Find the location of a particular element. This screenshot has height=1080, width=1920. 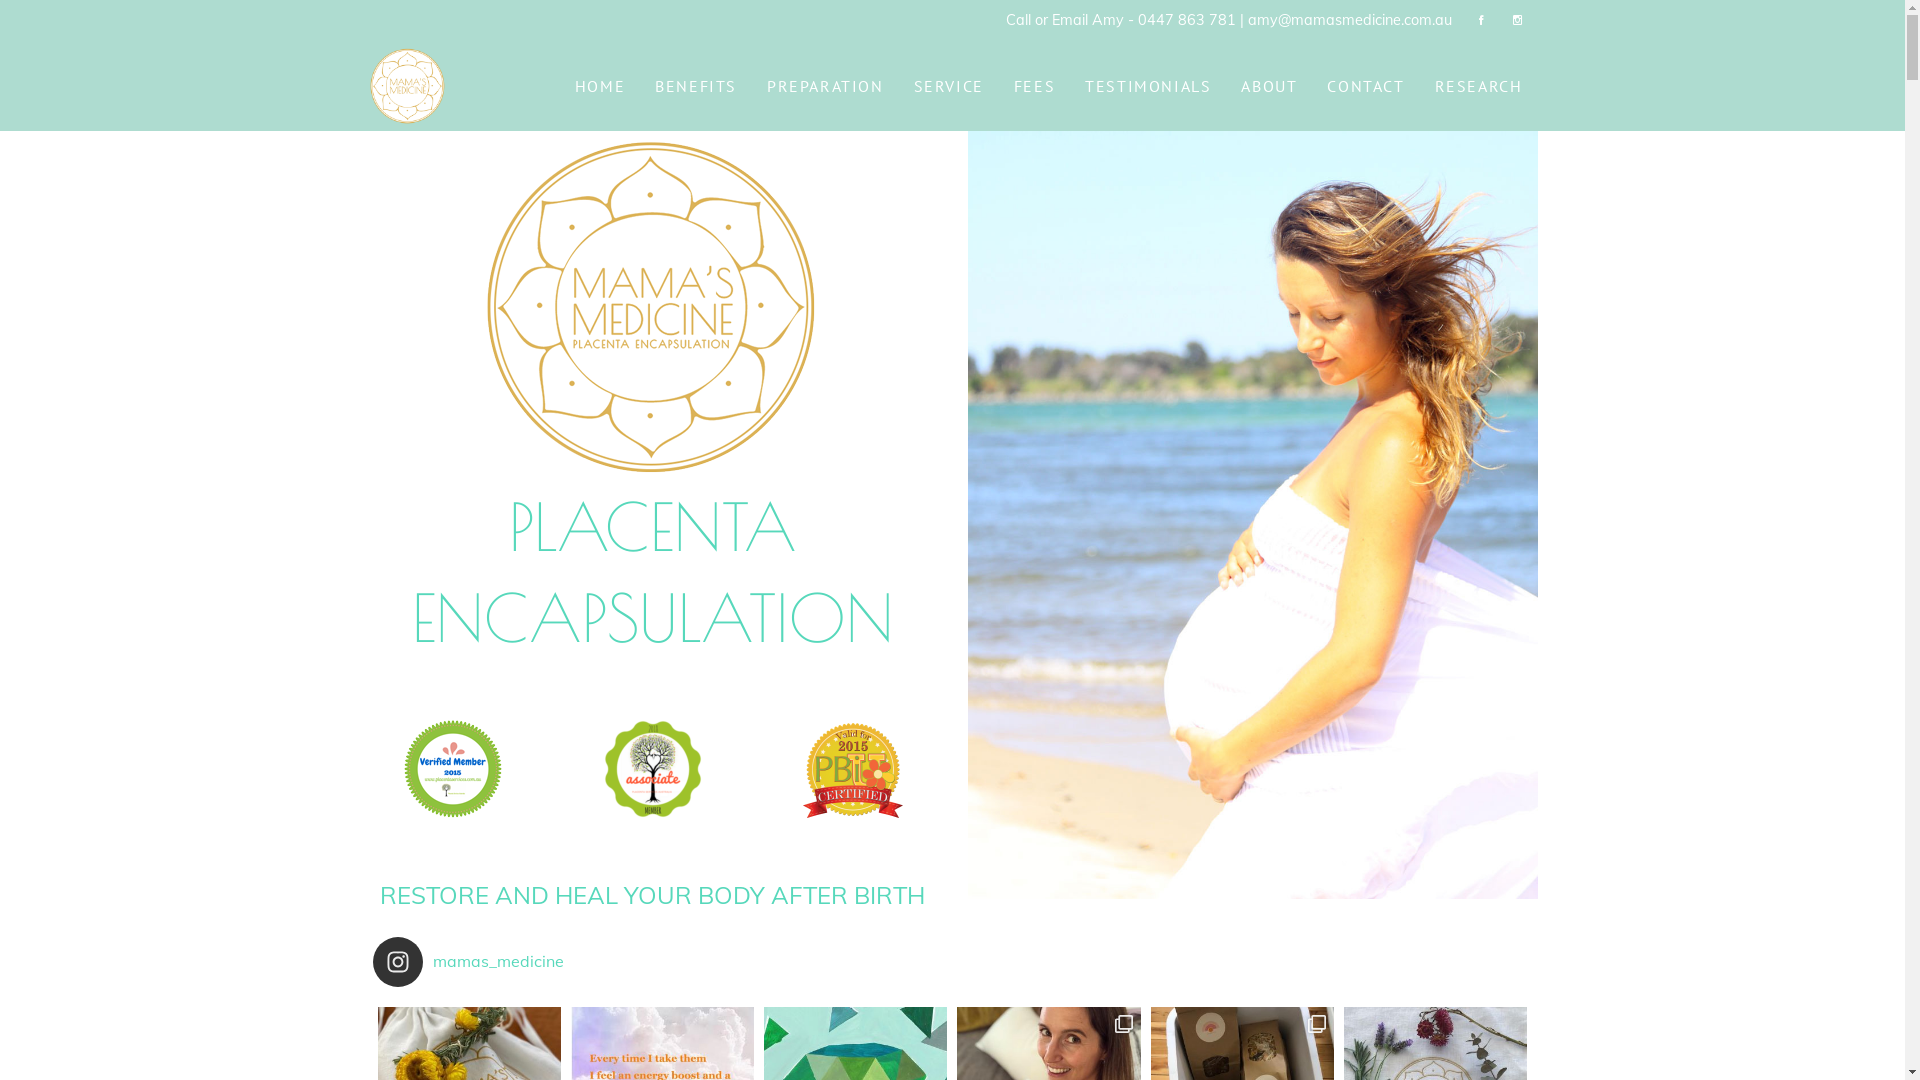

'BENEFITS' is located at coordinates (696, 84).